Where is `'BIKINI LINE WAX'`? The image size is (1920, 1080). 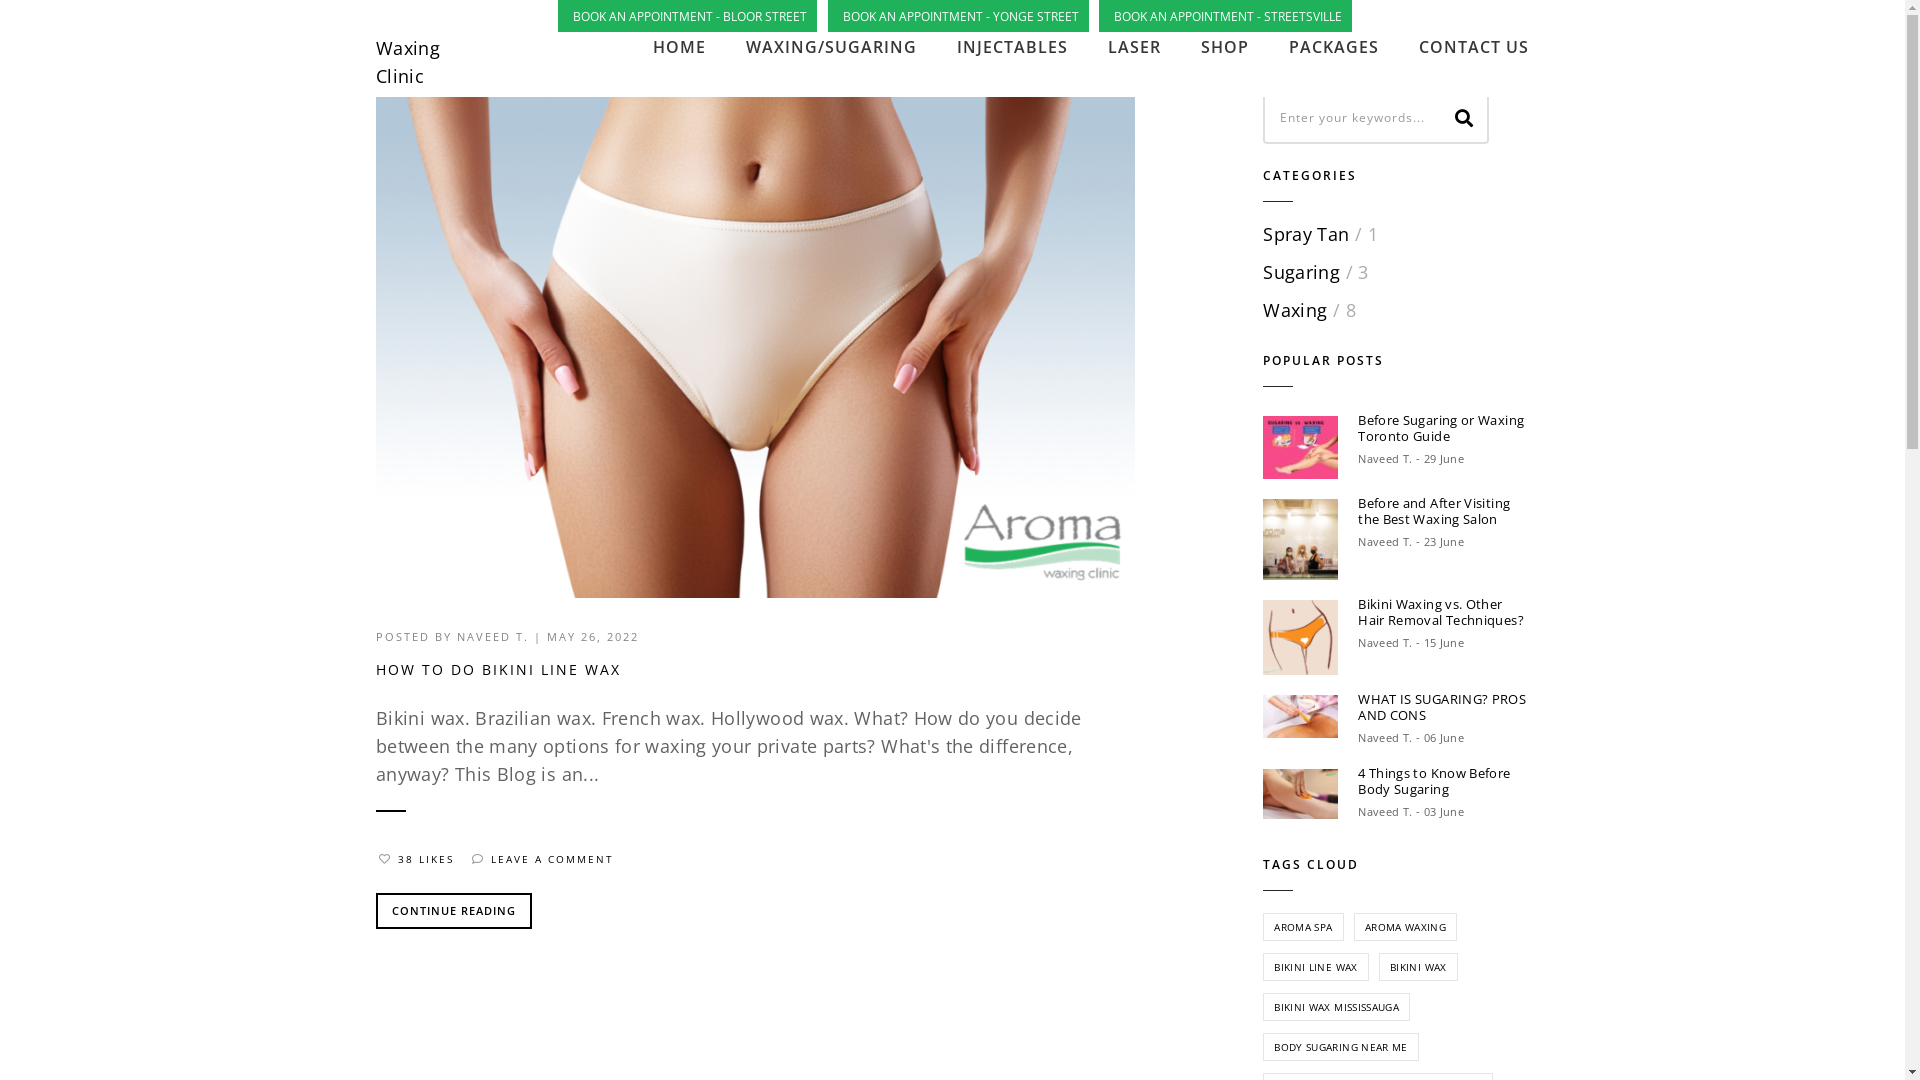
'BIKINI LINE WAX' is located at coordinates (1315, 966).